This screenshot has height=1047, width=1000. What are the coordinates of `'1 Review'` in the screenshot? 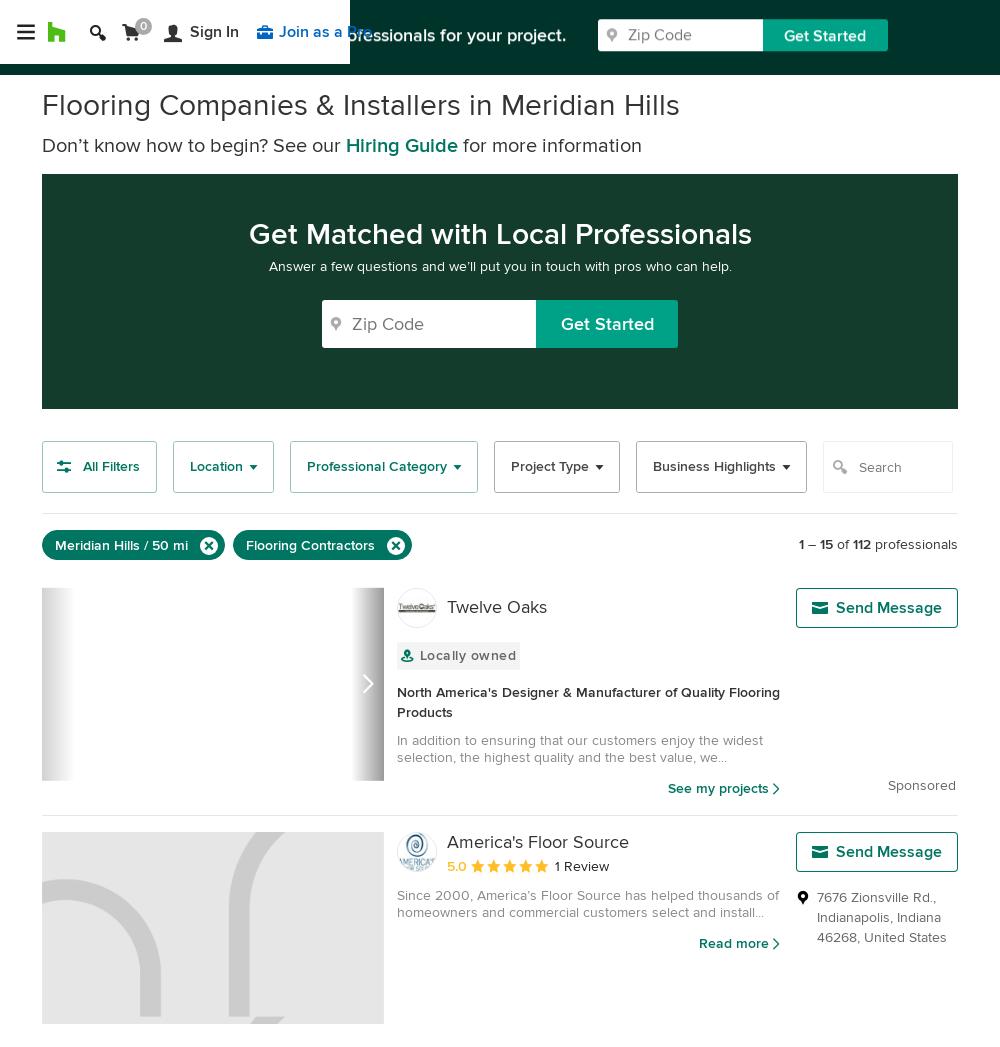 It's located at (581, 865).